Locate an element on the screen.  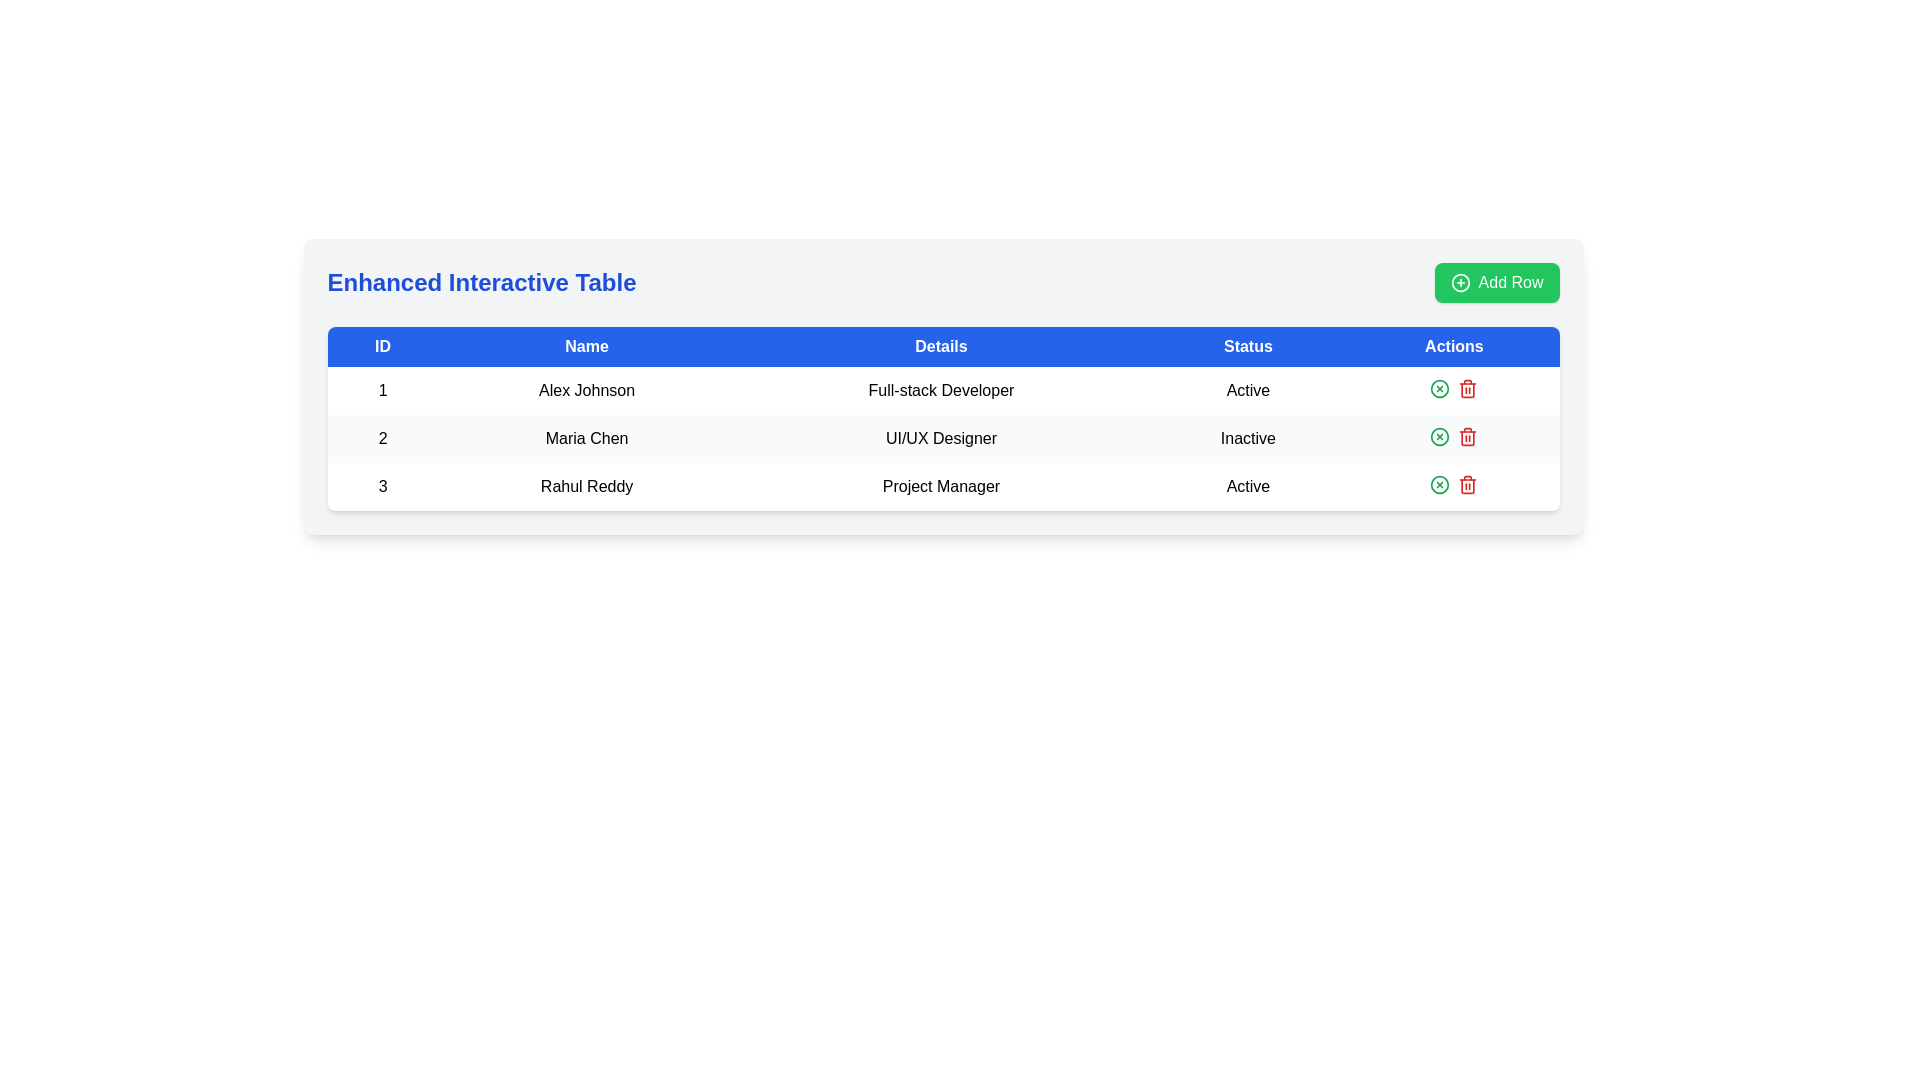
the circular vector graphic within the 'Add Row' button, which features a green stroke color and a plus symbol, located at the top-right corner of the data table is located at coordinates (1460, 282).